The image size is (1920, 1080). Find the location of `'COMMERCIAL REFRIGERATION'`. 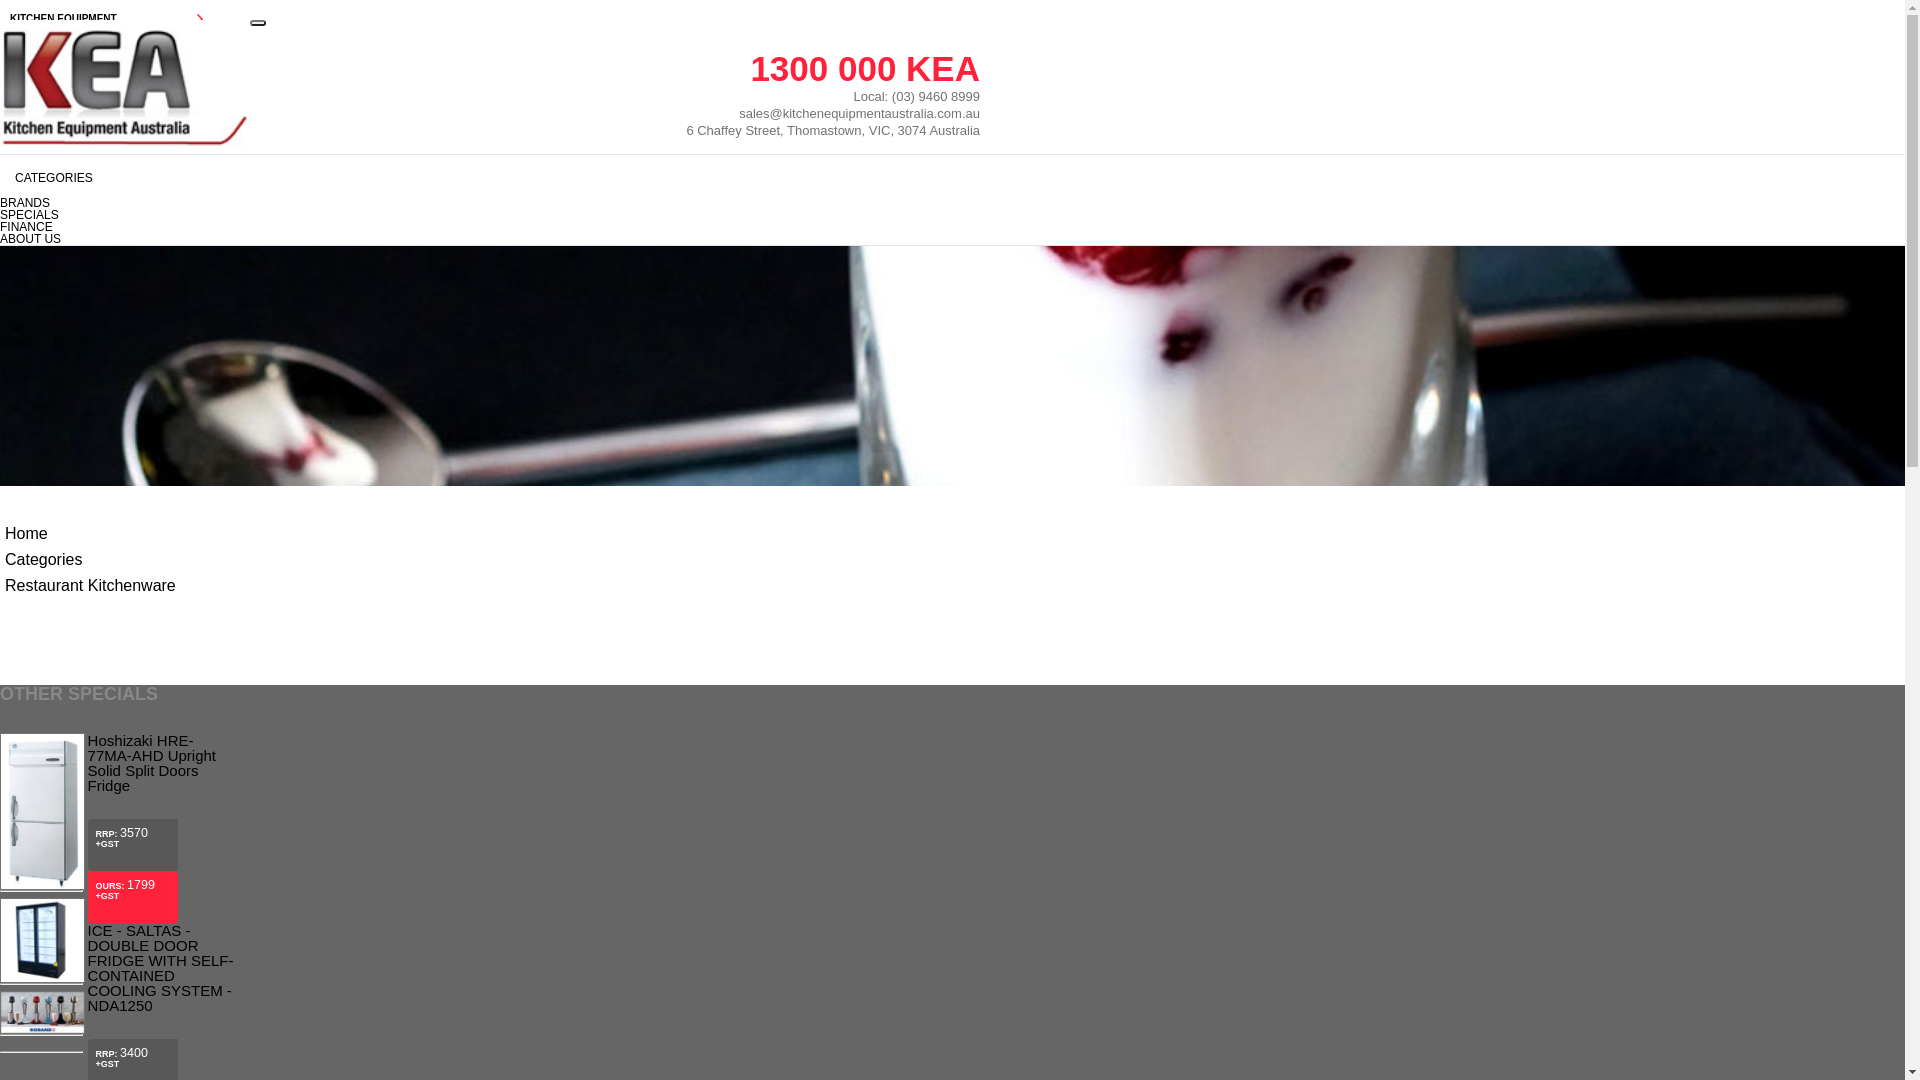

'COMMERCIAL REFRIGERATION' is located at coordinates (109, 95).